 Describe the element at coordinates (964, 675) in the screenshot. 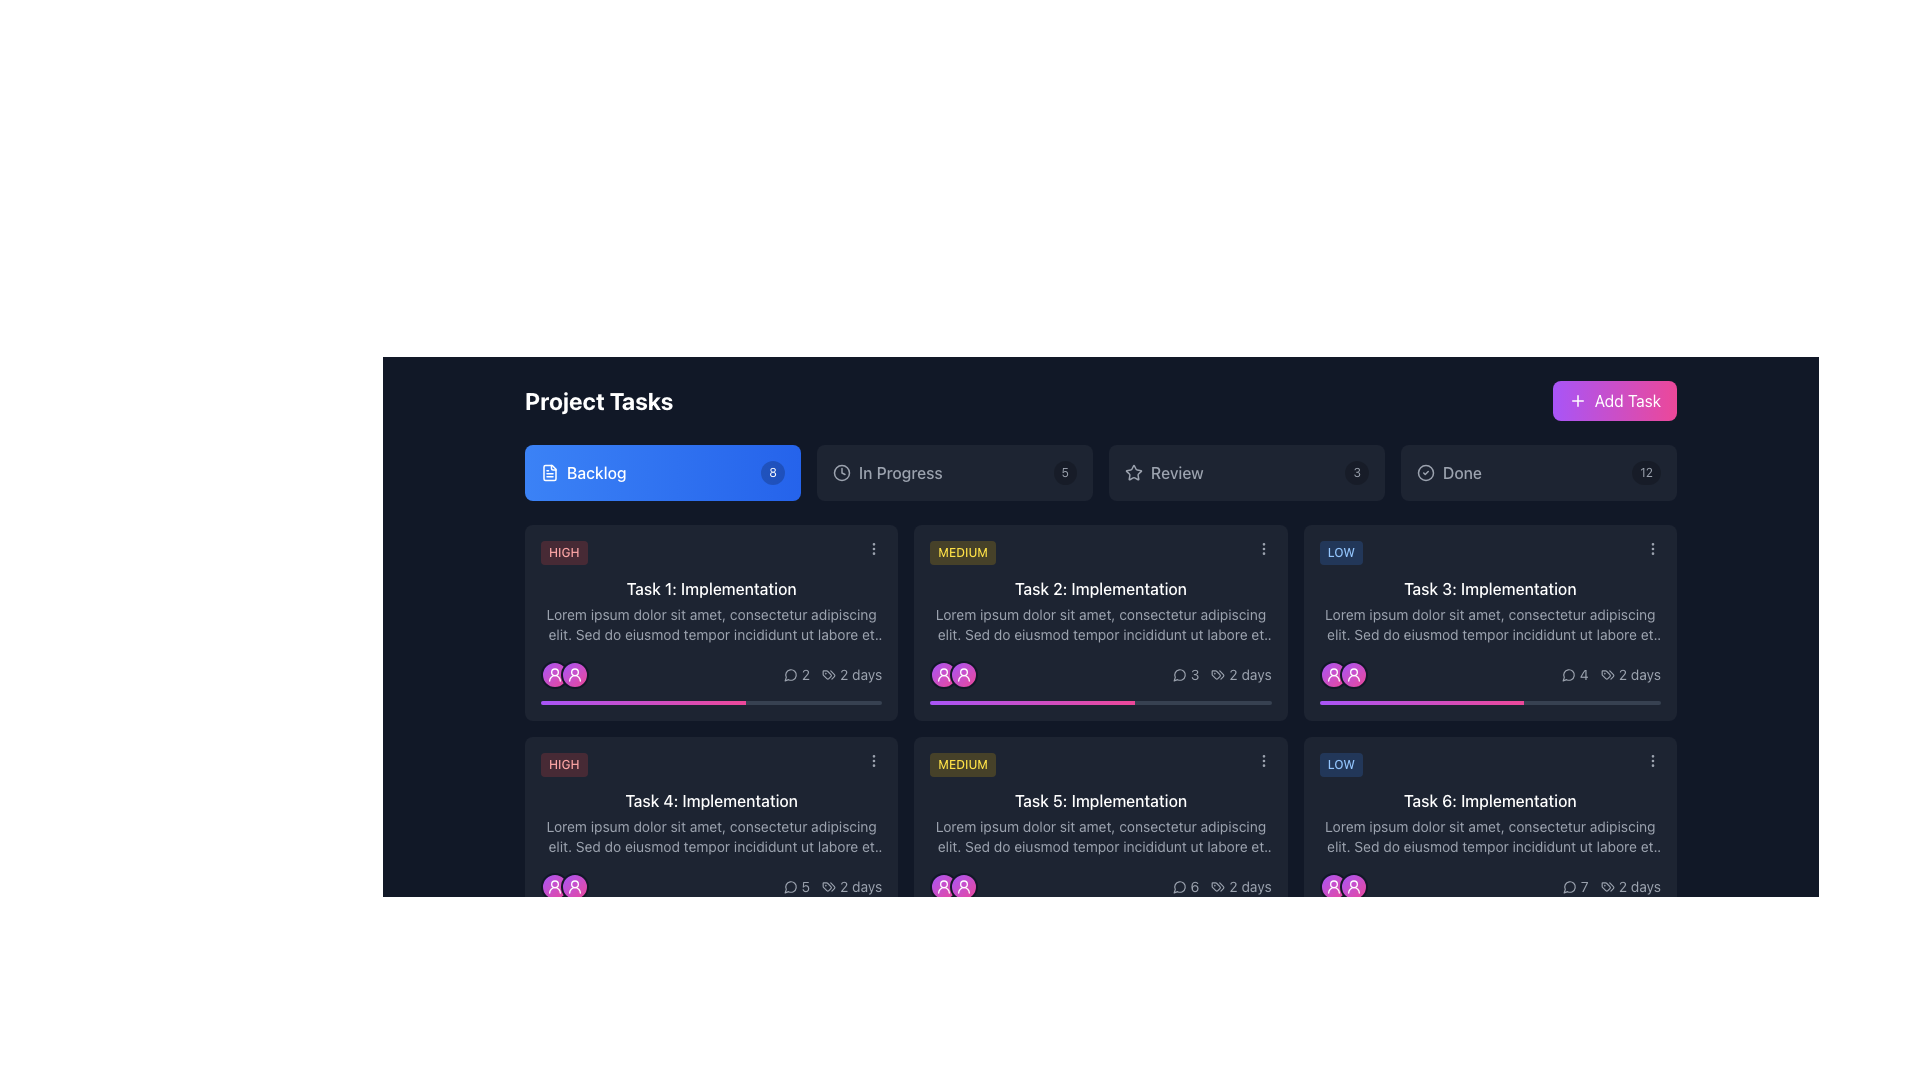

I see `the circular gradient Icon button with a purple-to-pink color scheme and a white user icon centered within` at that location.